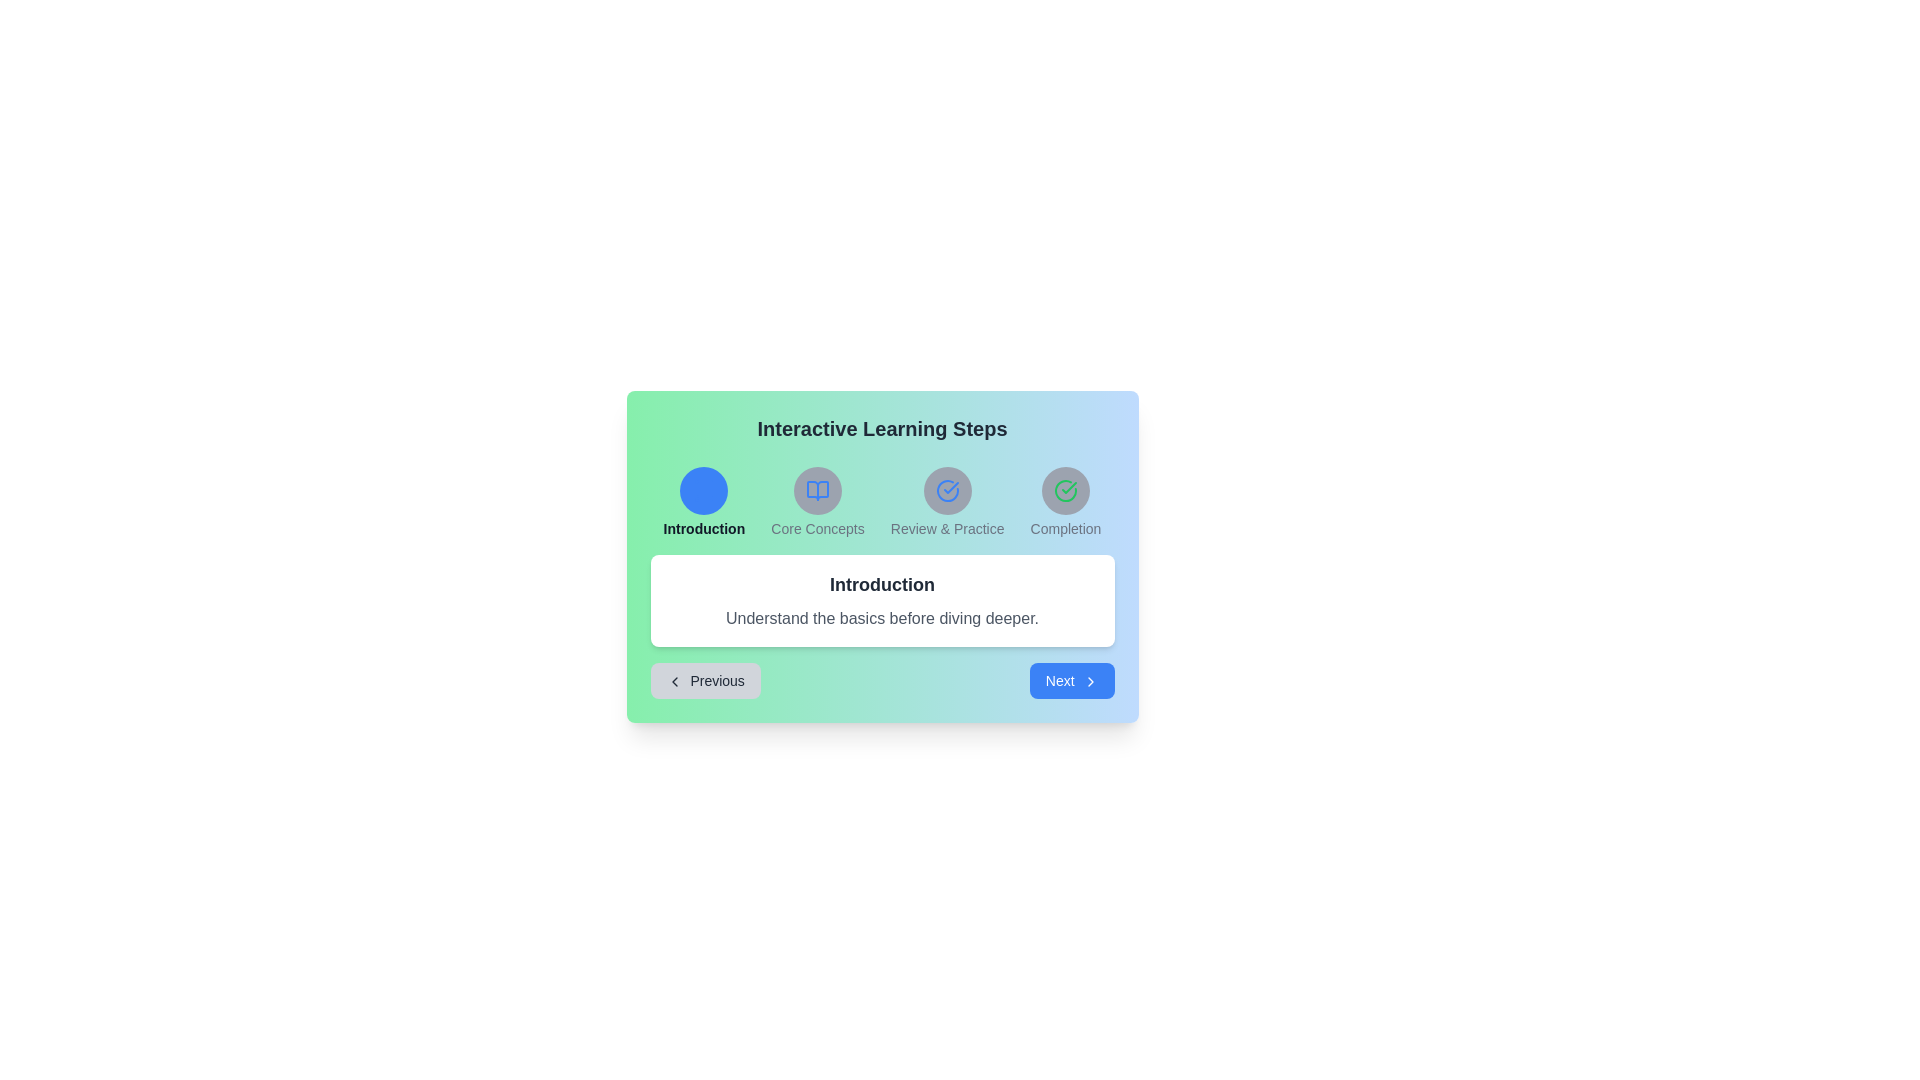 Image resolution: width=1920 pixels, height=1080 pixels. What do you see at coordinates (881, 556) in the screenshot?
I see `content displayed in the white box of the card-like interface section titled 'Interactive Learning Steps', which contains the subtitle 'Introduction' and the description 'Understand the basics before diving deeper.'` at bounding box center [881, 556].